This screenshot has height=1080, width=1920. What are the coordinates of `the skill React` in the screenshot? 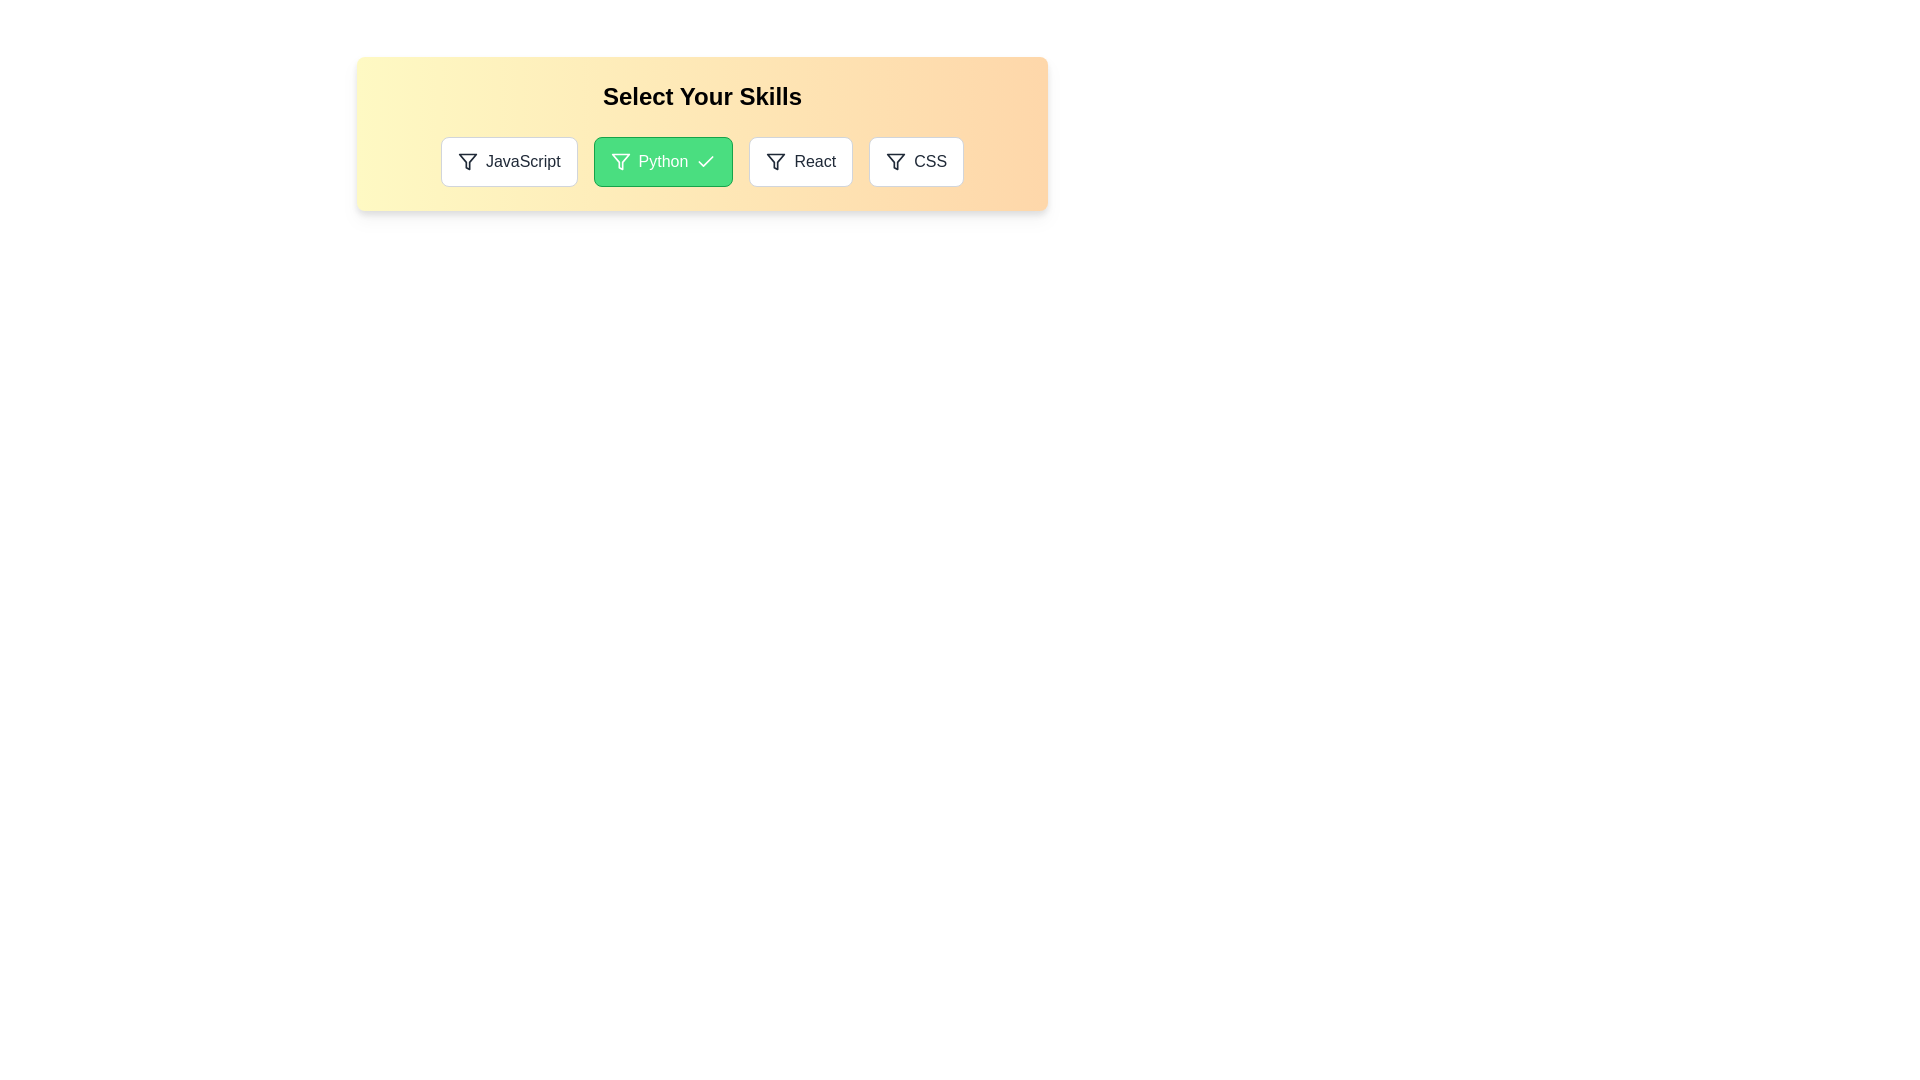 It's located at (801, 161).